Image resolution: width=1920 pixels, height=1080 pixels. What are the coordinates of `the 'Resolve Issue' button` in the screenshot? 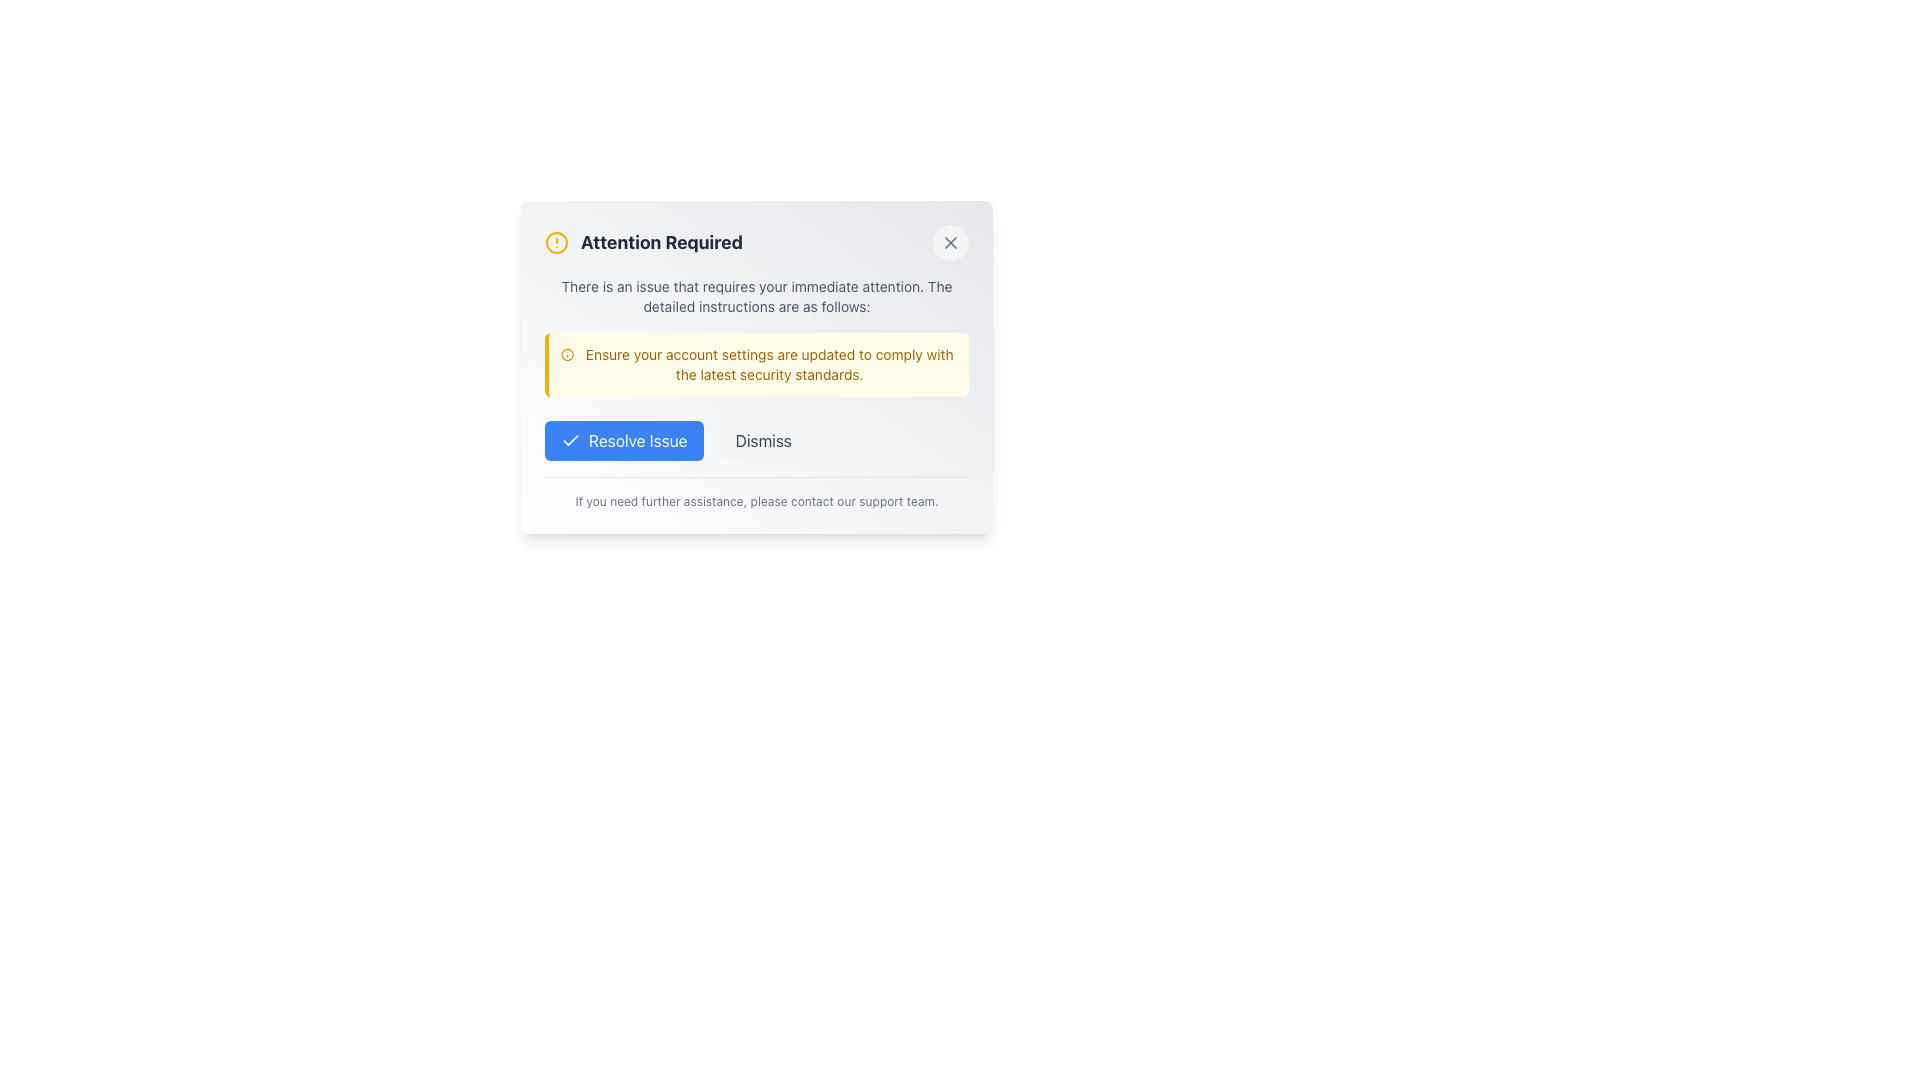 It's located at (623, 439).